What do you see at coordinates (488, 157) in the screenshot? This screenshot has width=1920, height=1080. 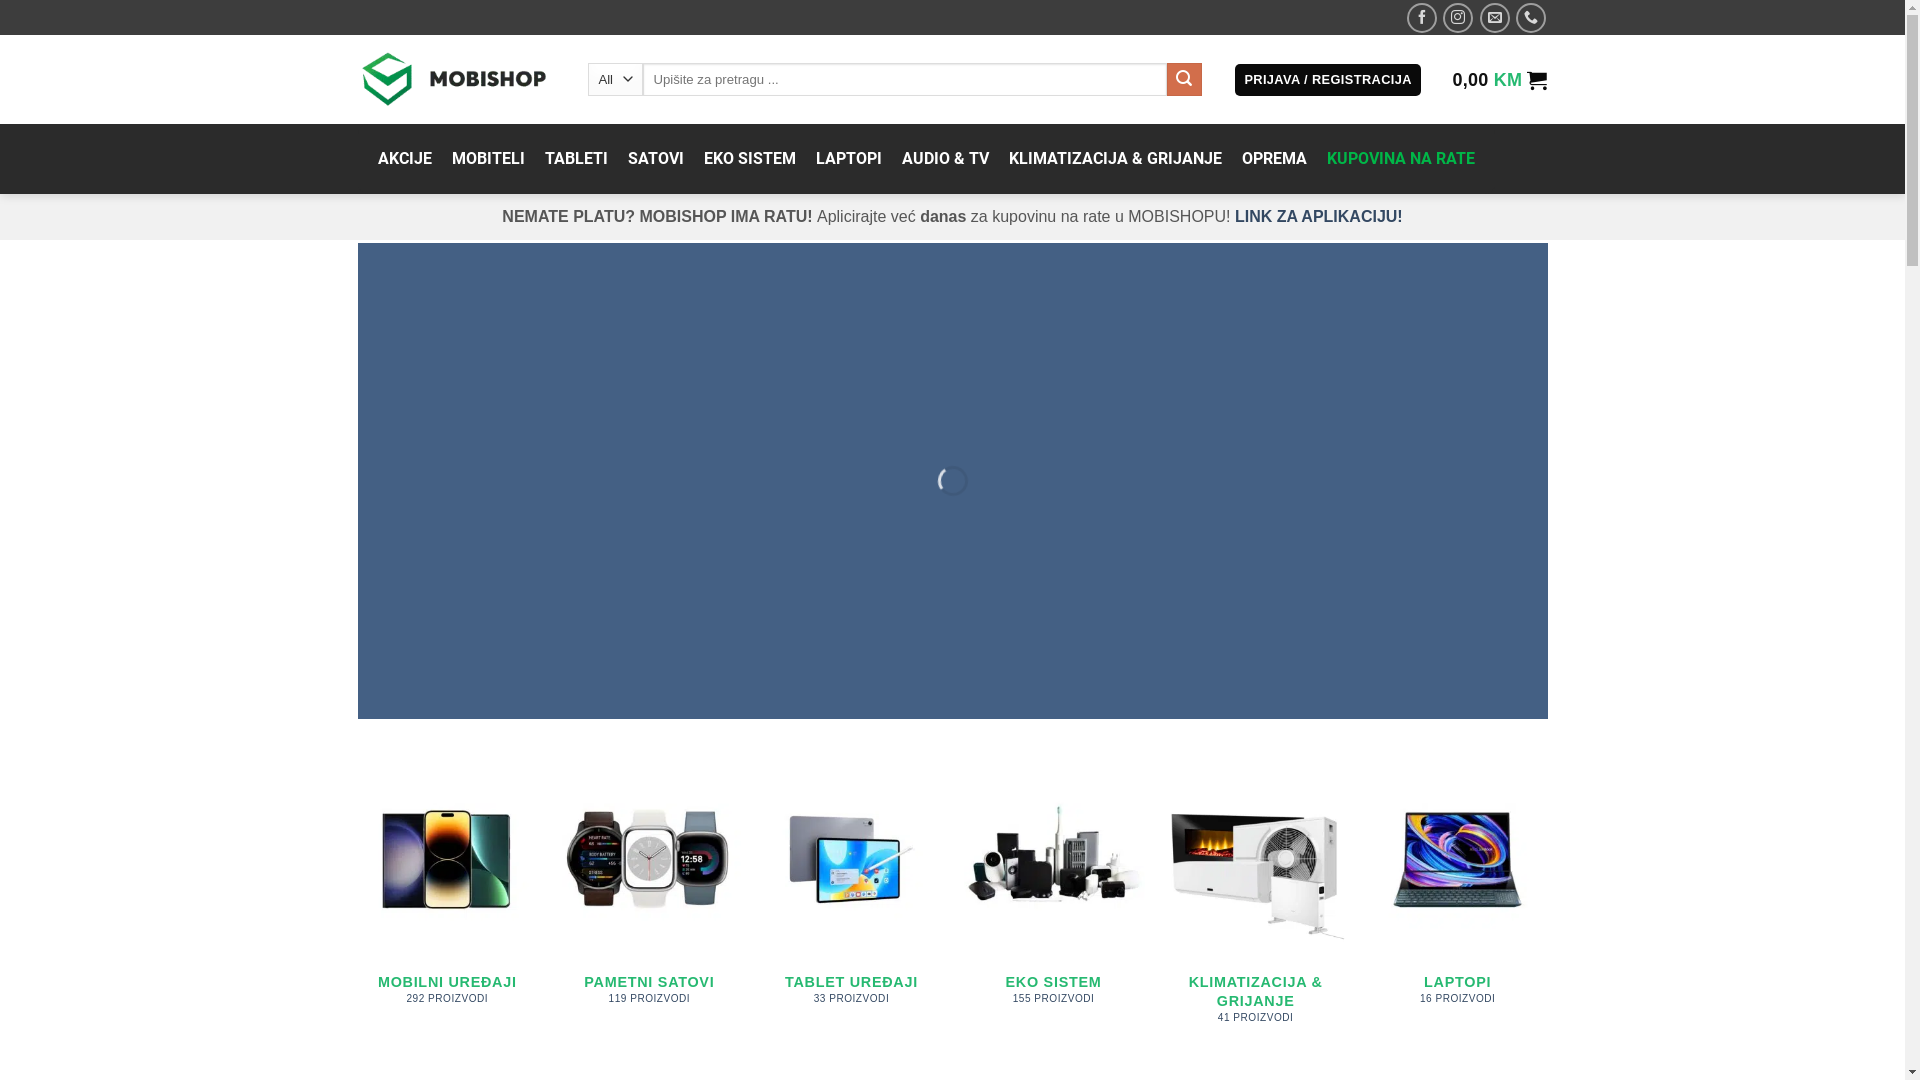 I see `'MOBITELI'` at bounding box center [488, 157].